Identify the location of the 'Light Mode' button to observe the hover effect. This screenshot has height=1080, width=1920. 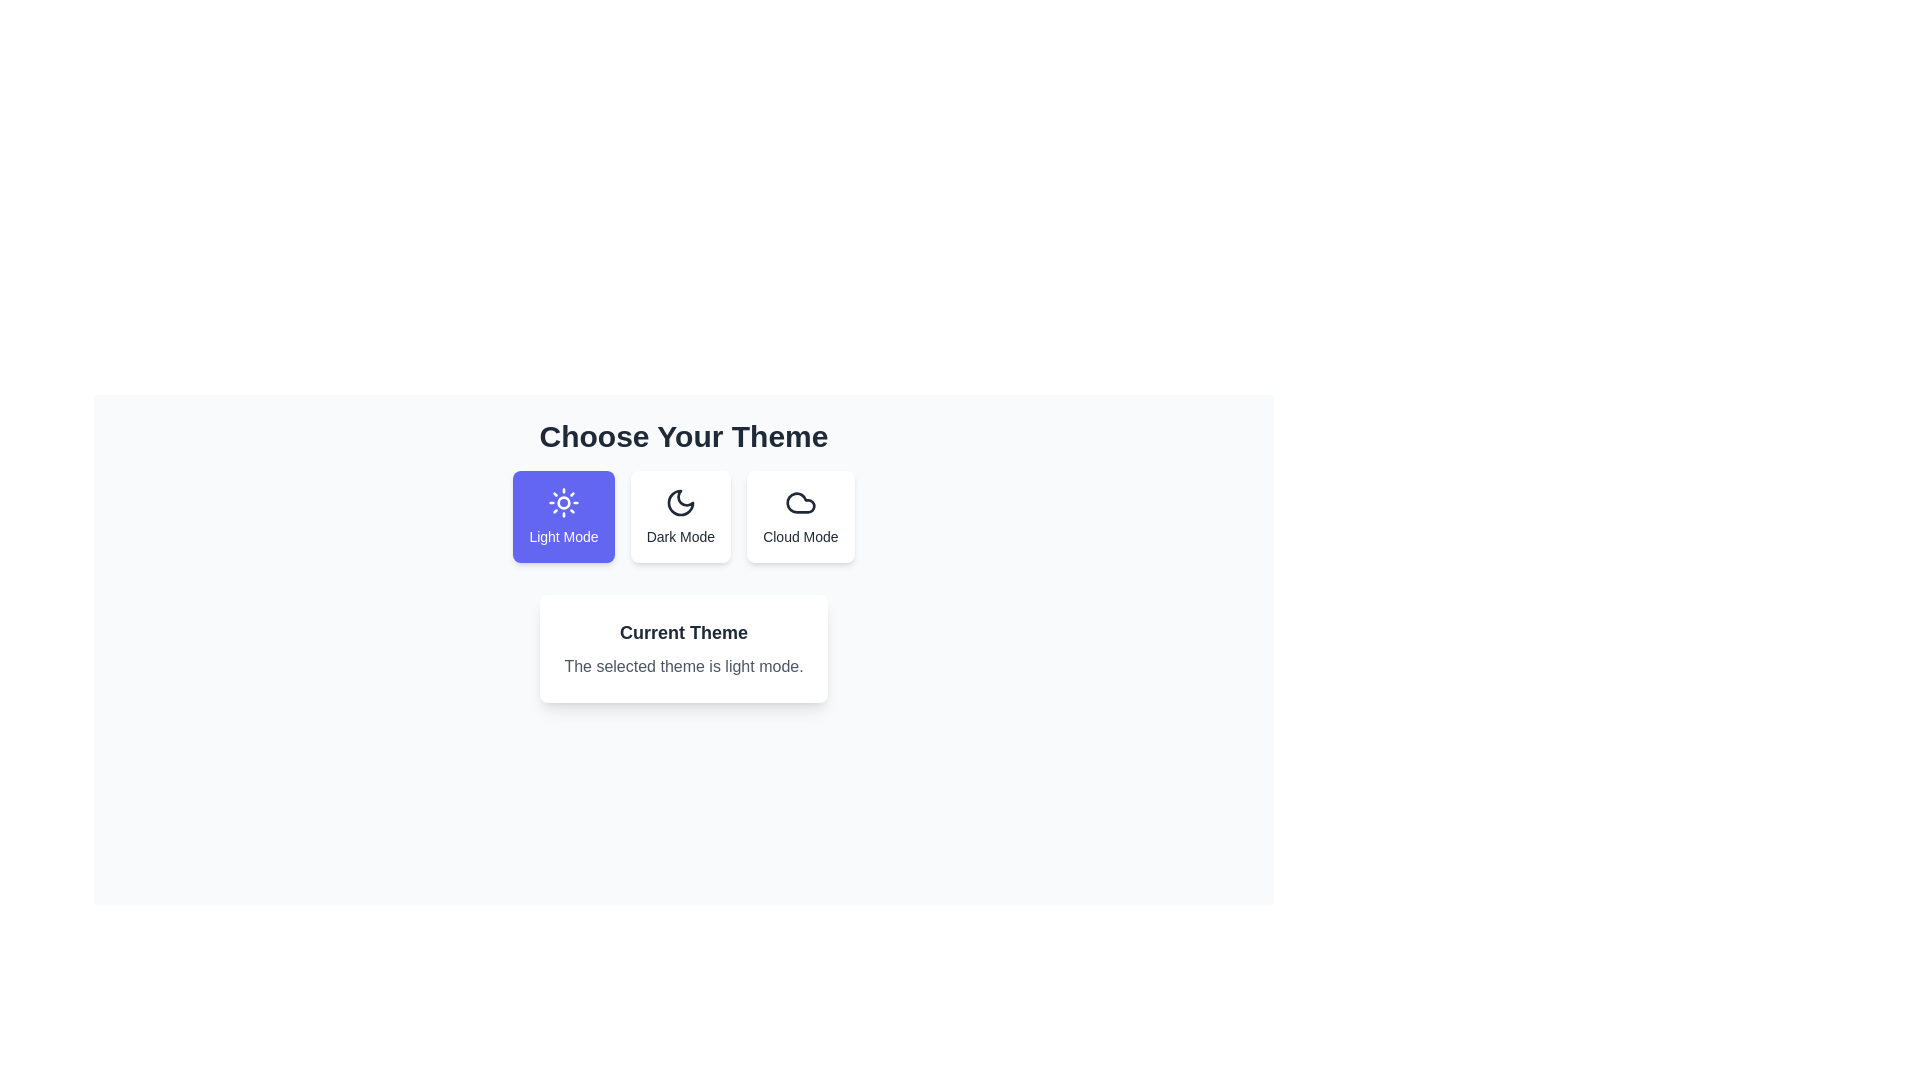
(563, 515).